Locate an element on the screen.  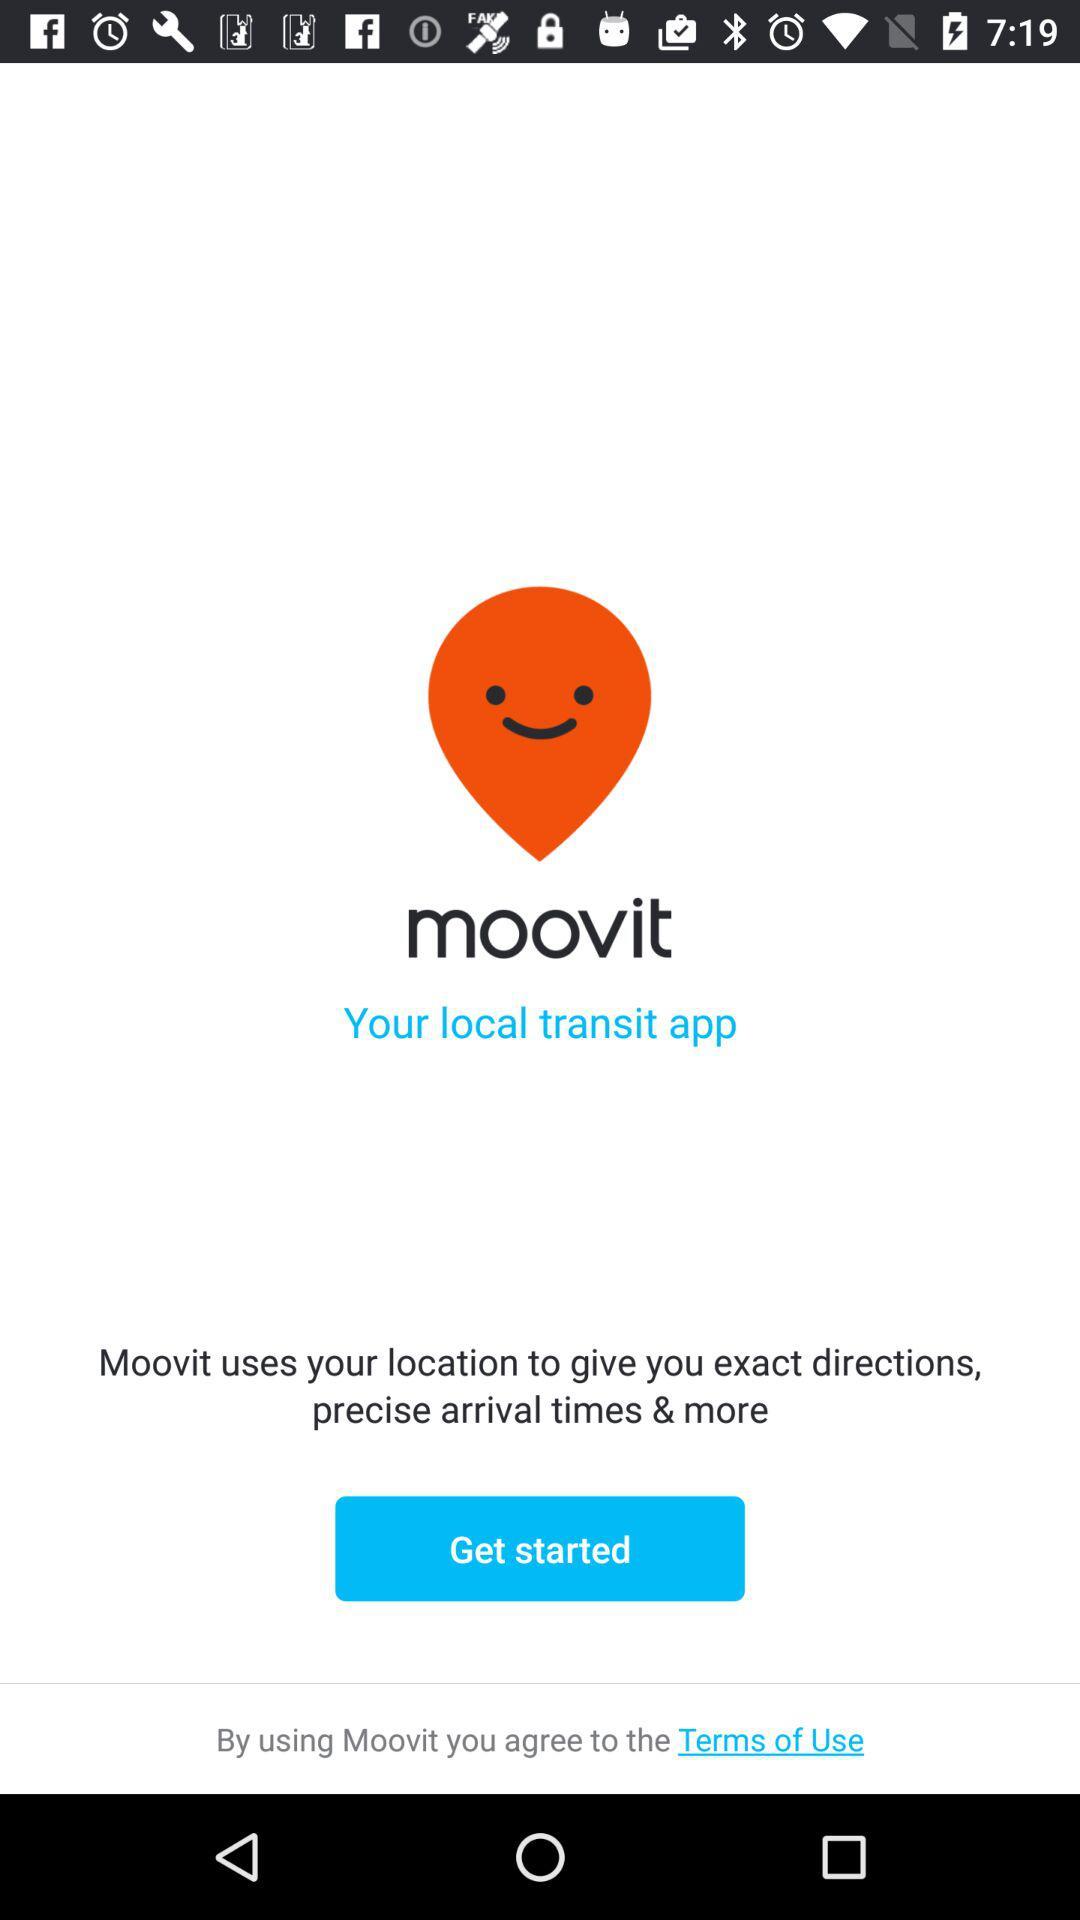
get started is located at coordinates (540, 1547).